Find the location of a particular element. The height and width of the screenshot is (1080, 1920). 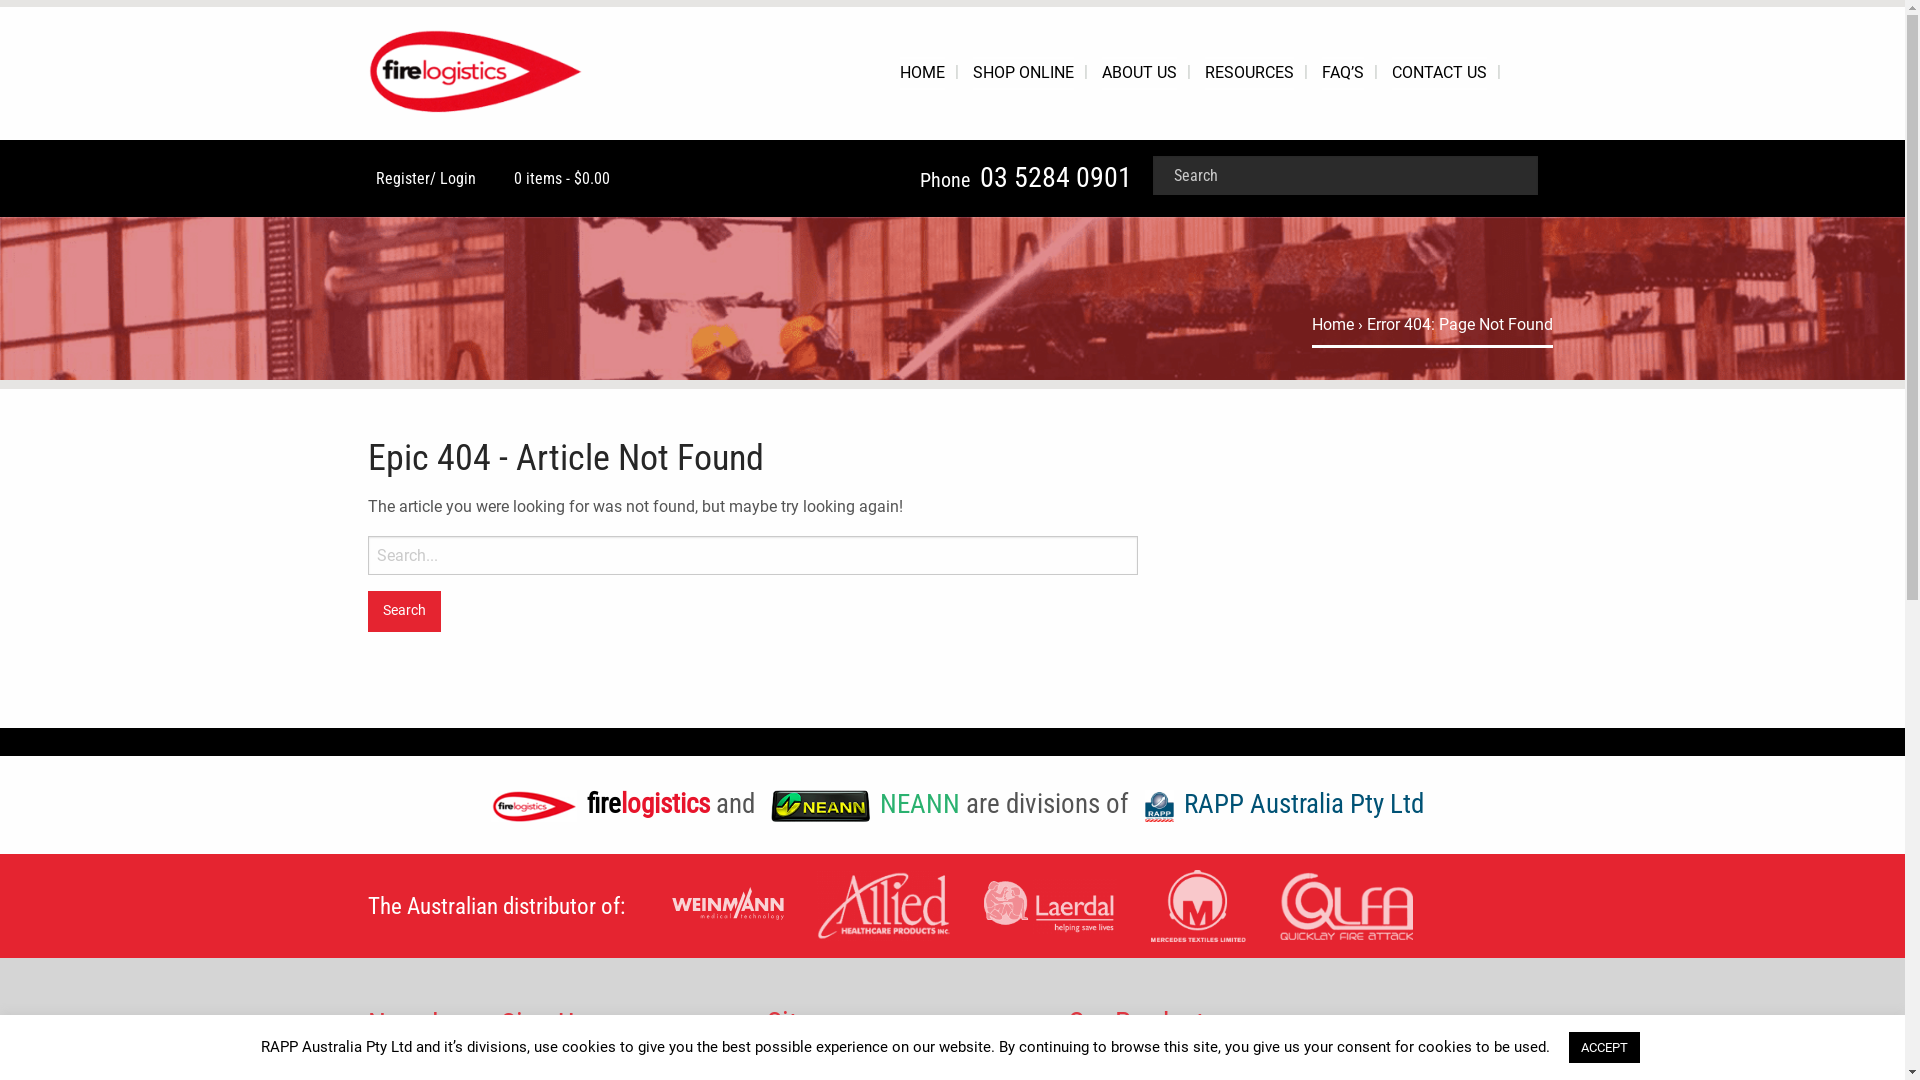

'RESOURCES' is located at coordinates (1247, 72).